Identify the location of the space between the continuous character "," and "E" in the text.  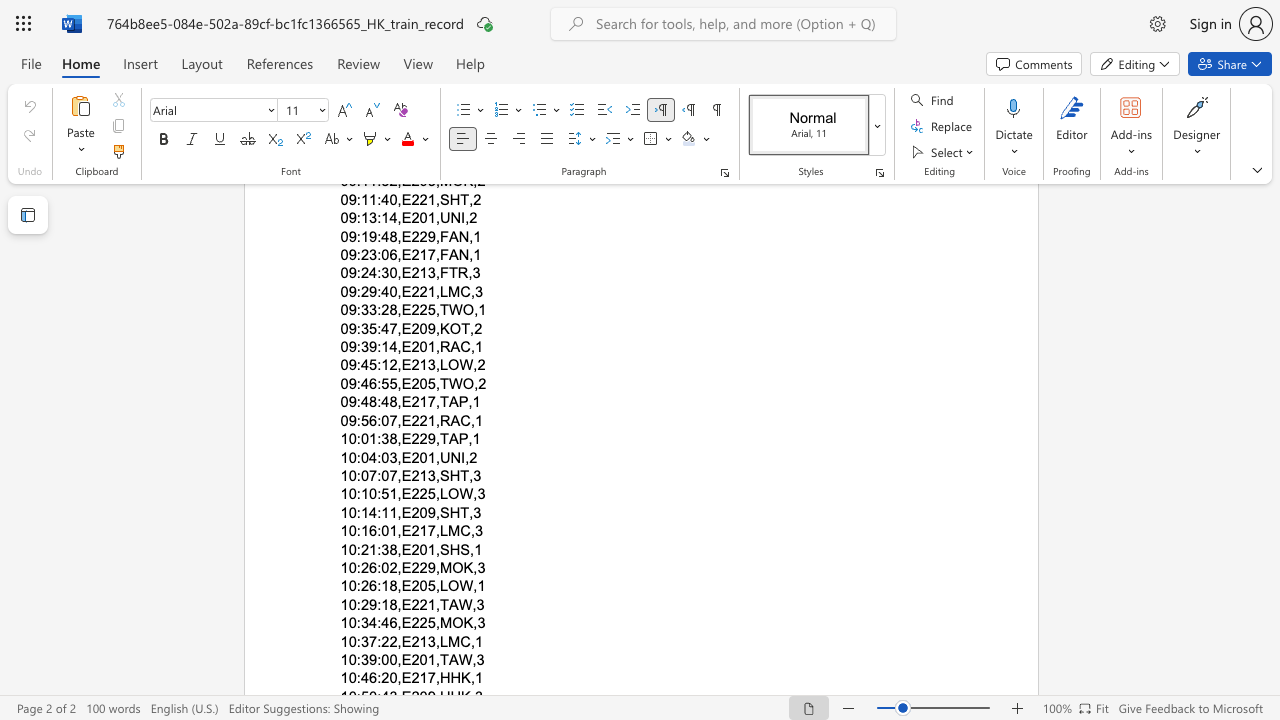
(402, 494).